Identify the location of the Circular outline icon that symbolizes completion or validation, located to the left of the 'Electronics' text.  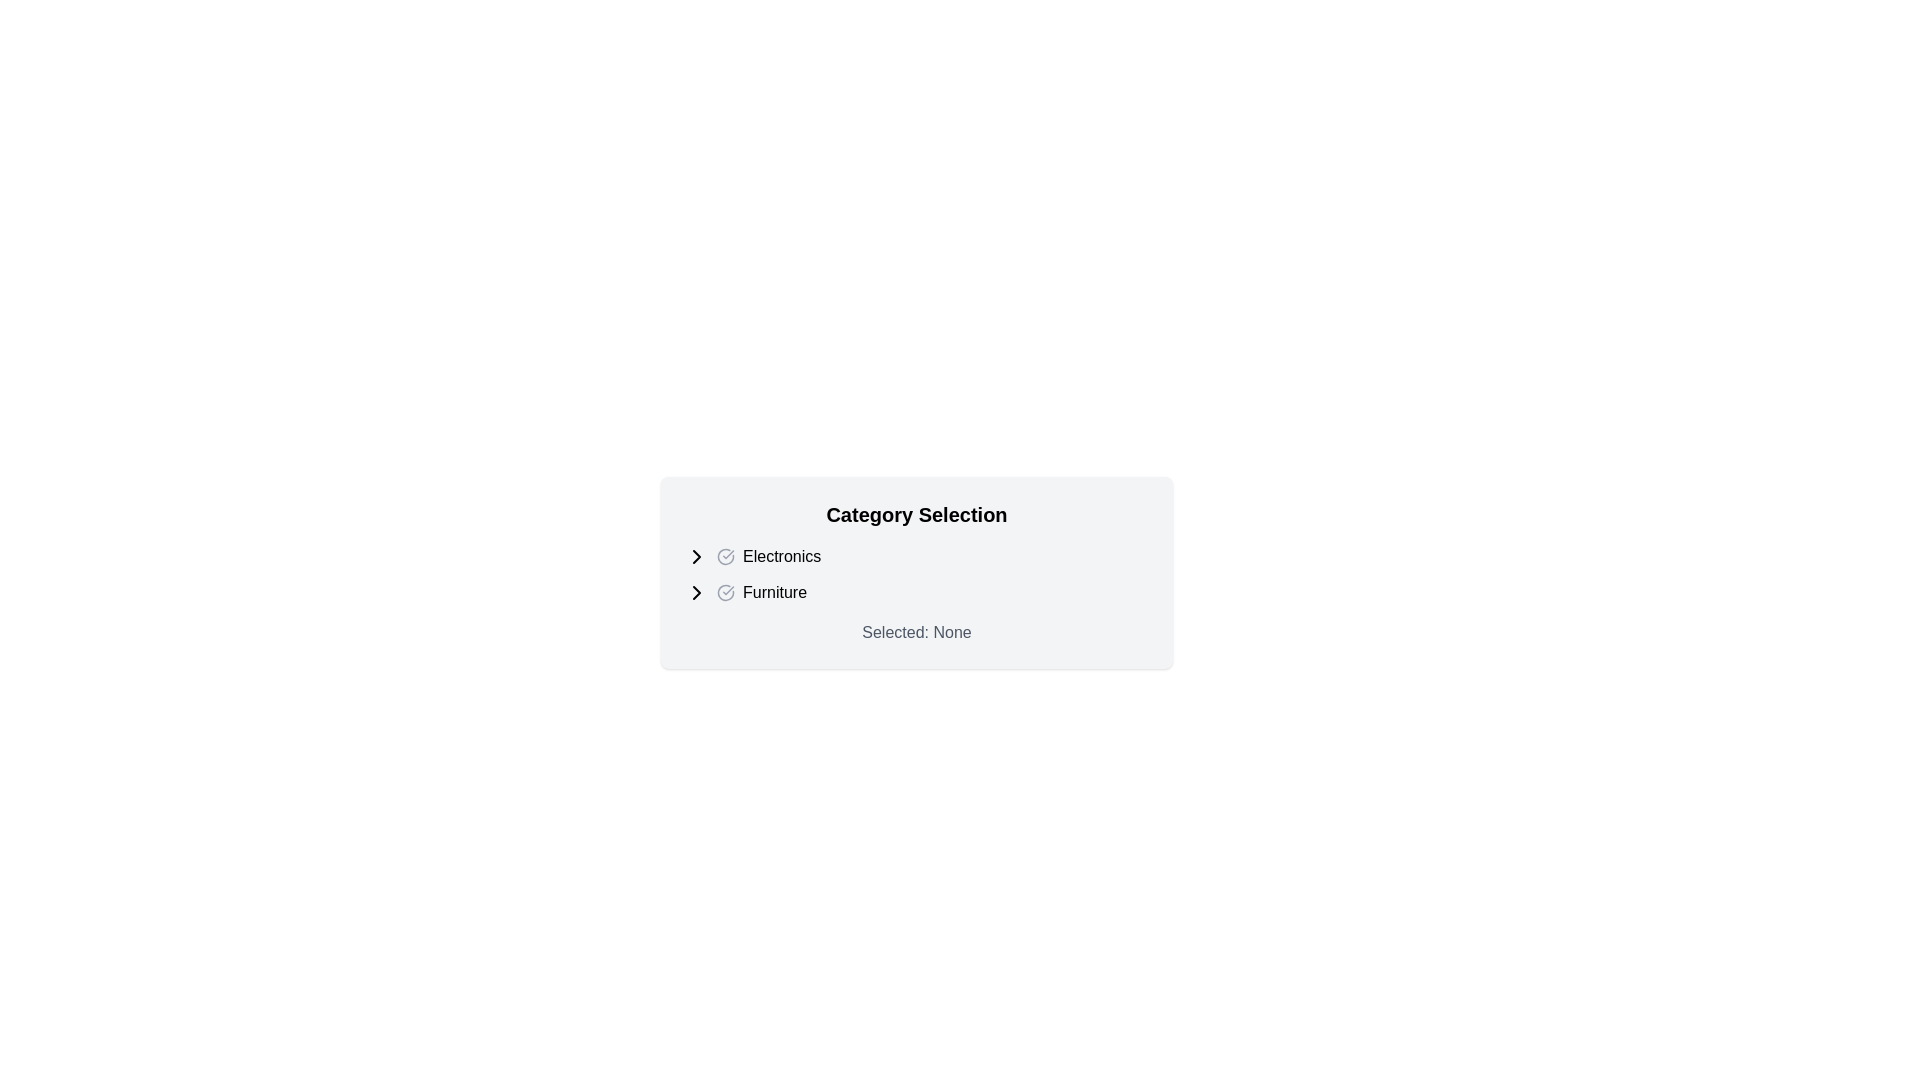
(724, 556).